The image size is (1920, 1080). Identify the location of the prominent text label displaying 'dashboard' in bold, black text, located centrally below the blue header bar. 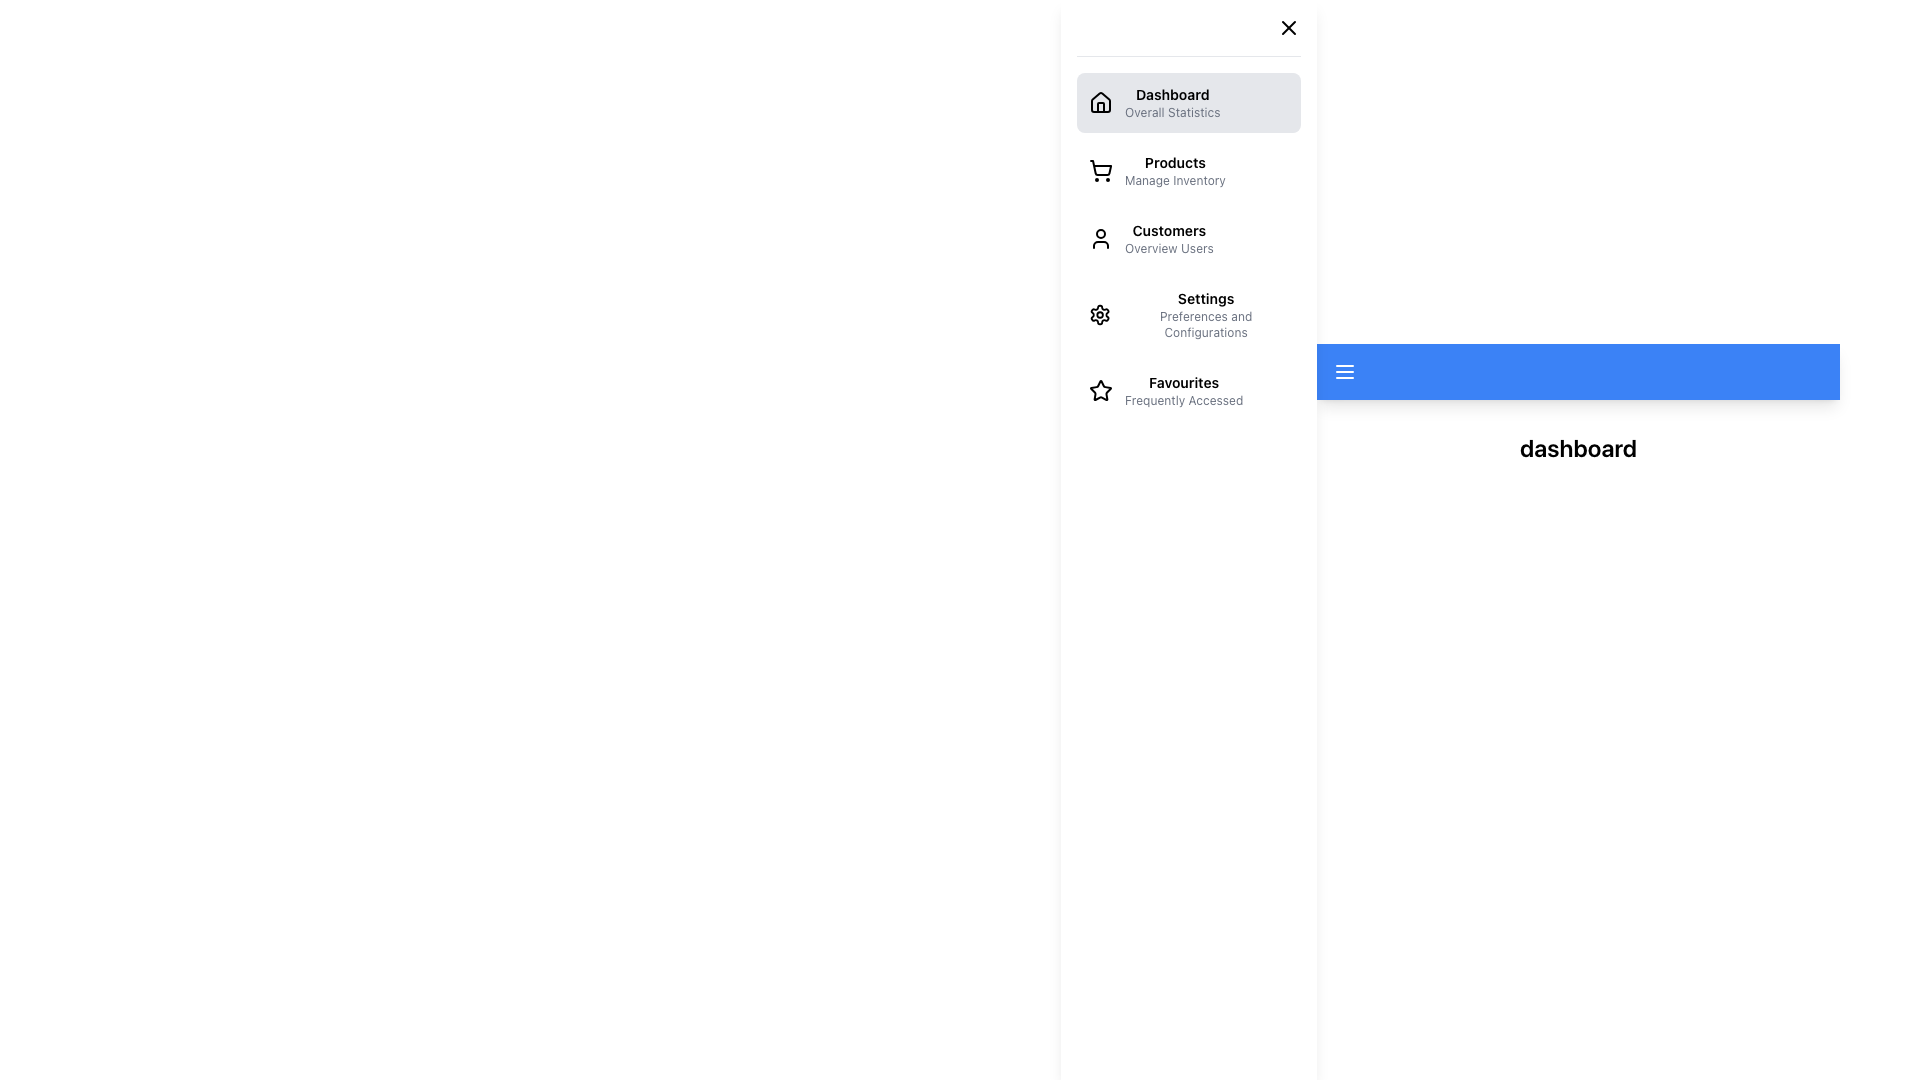
(1577, 446).